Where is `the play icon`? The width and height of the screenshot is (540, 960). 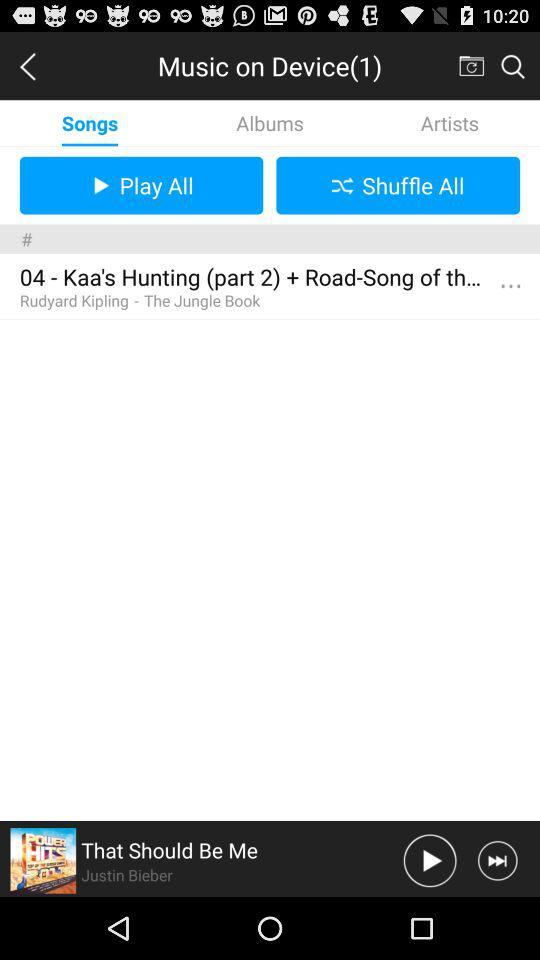 the play icon is located at coordinates (429, 921).